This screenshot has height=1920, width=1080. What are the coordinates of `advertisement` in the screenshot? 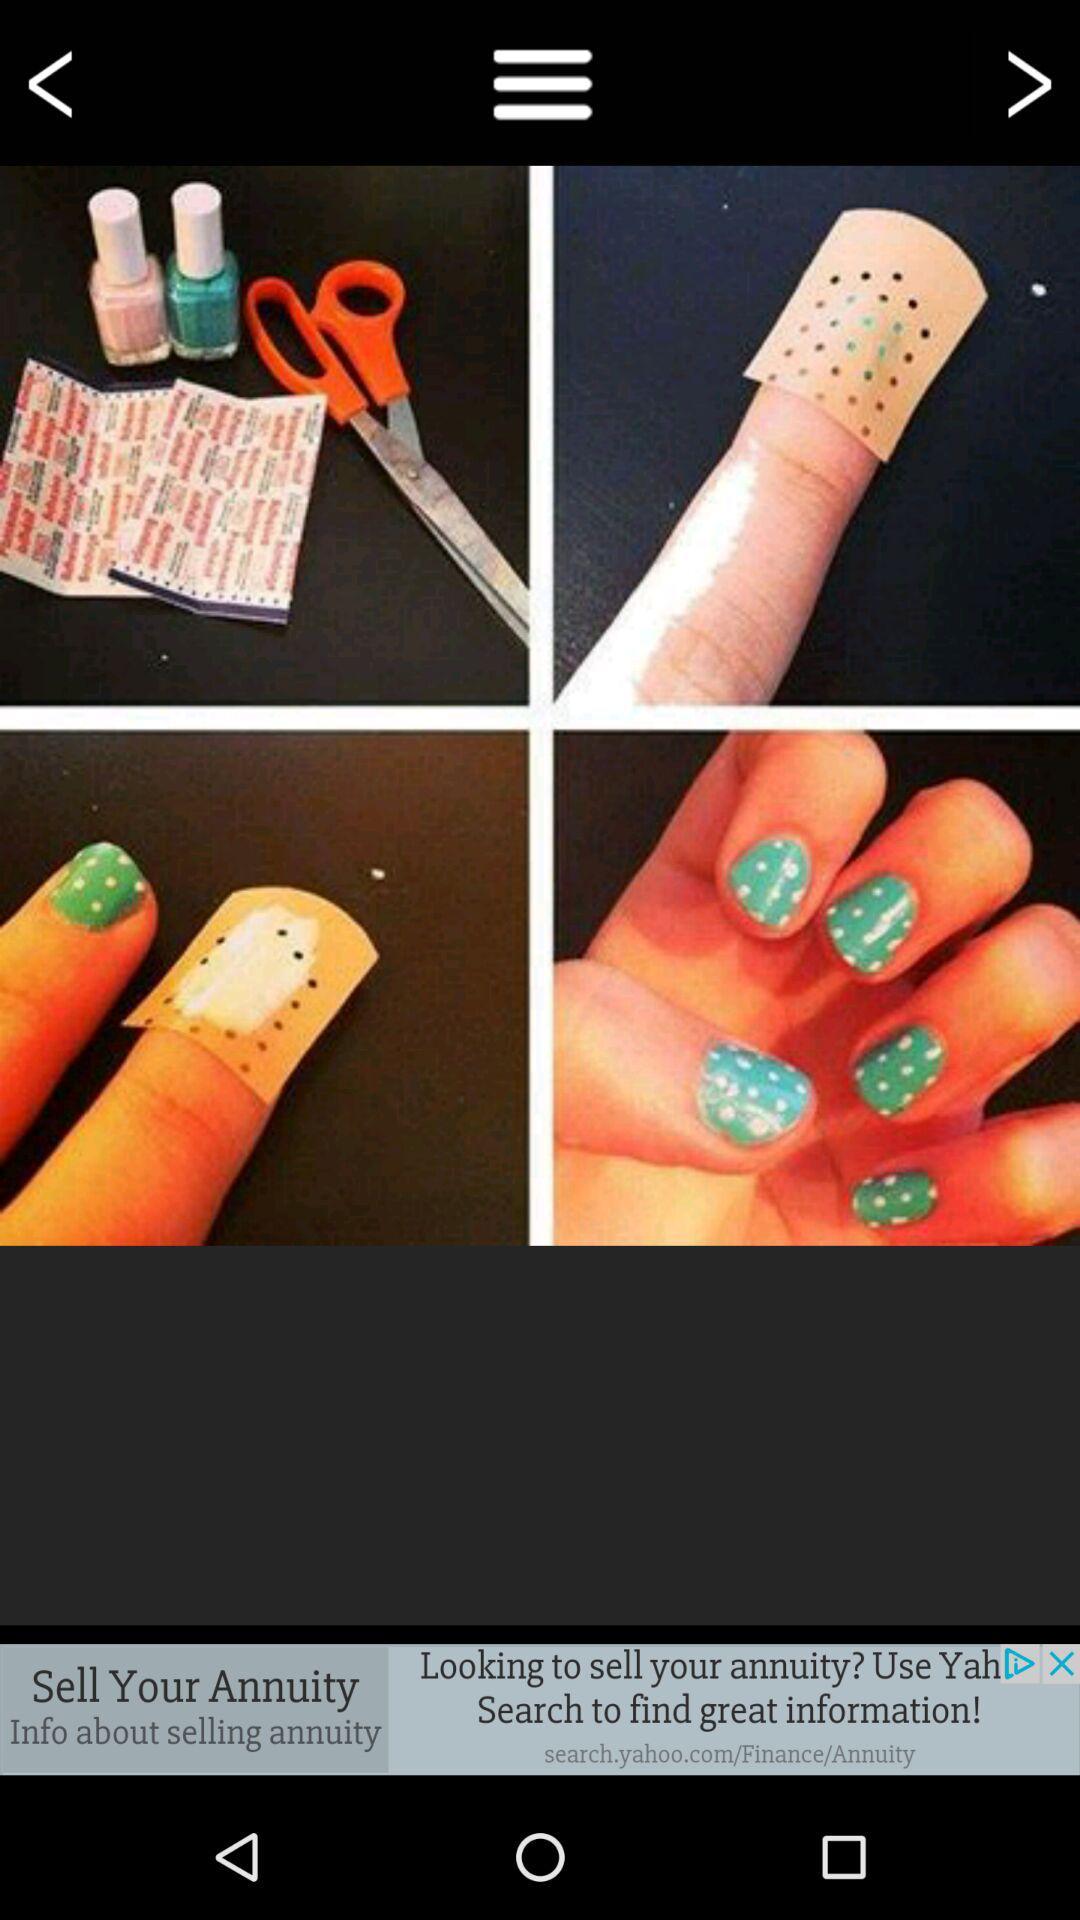 It's located at (540, 1708).